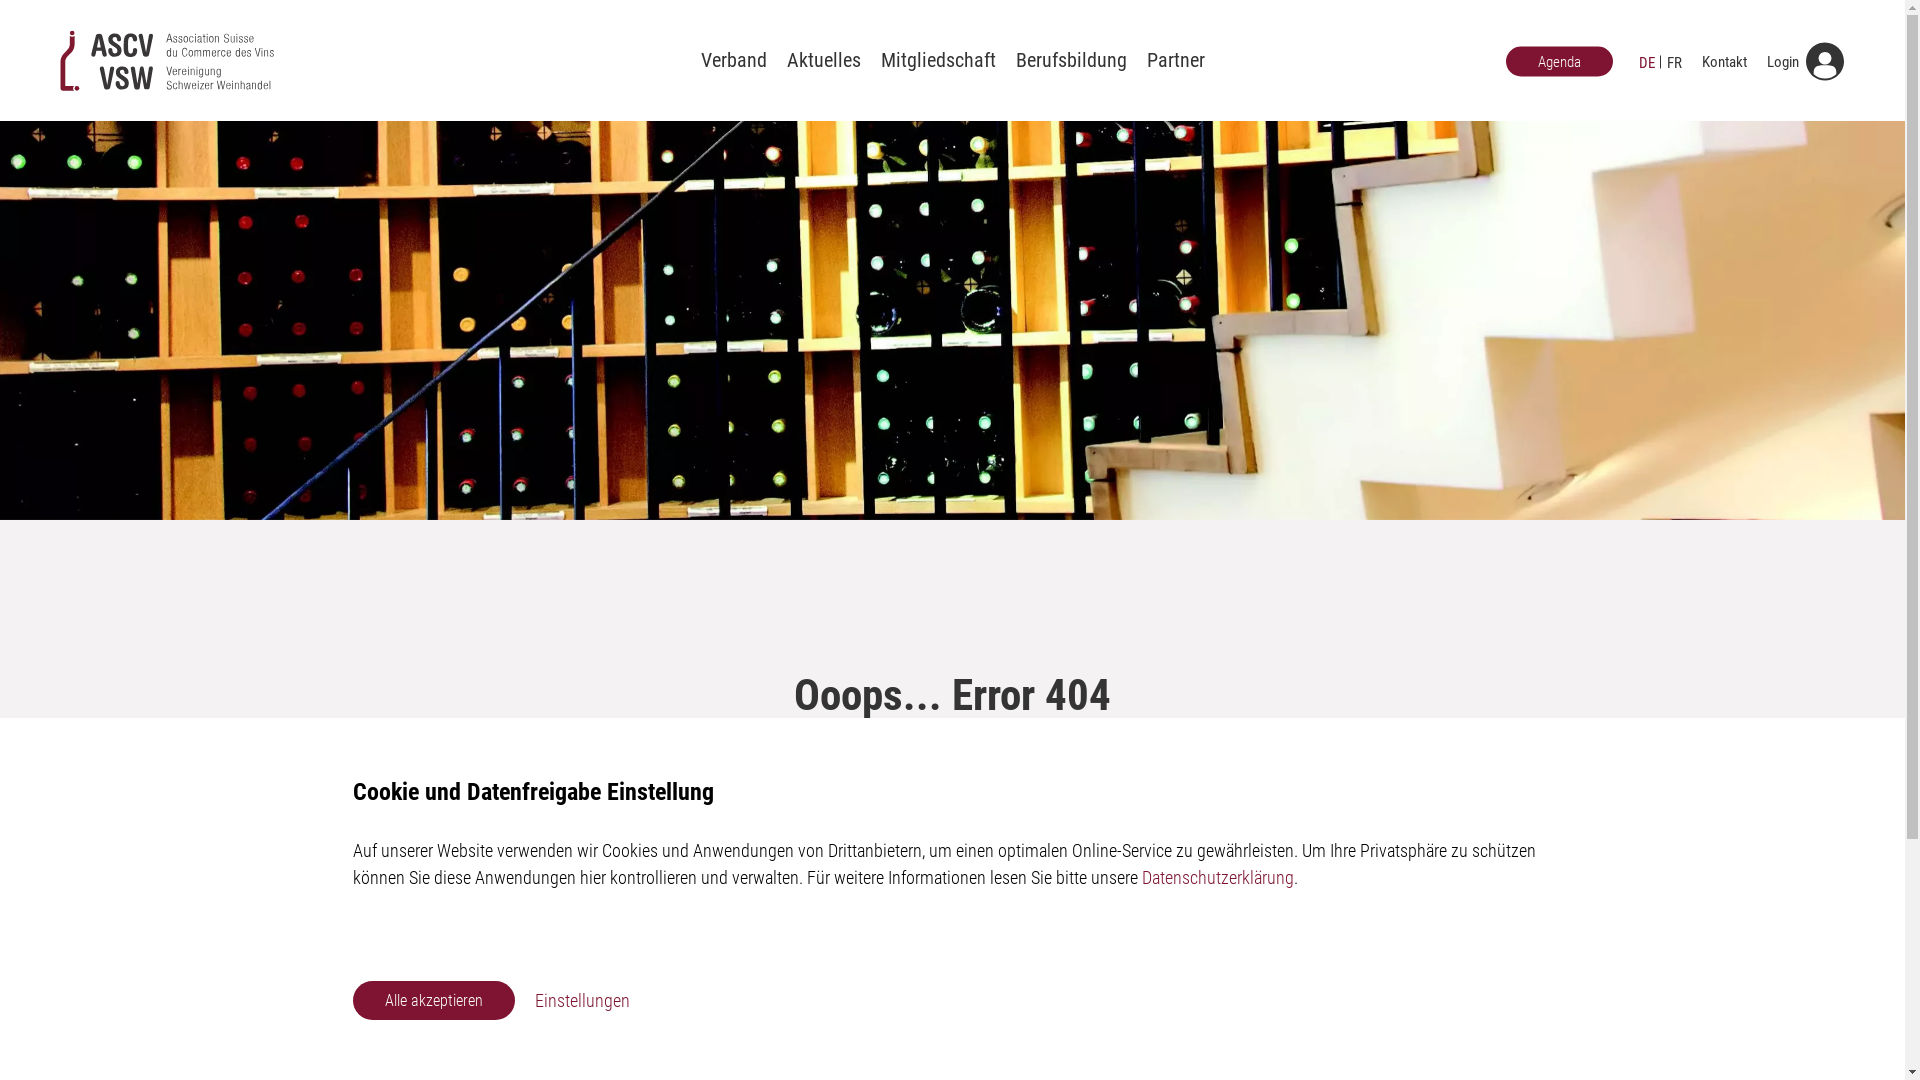  I want to click on 'Mitgliedschaft', so click(936, 59).